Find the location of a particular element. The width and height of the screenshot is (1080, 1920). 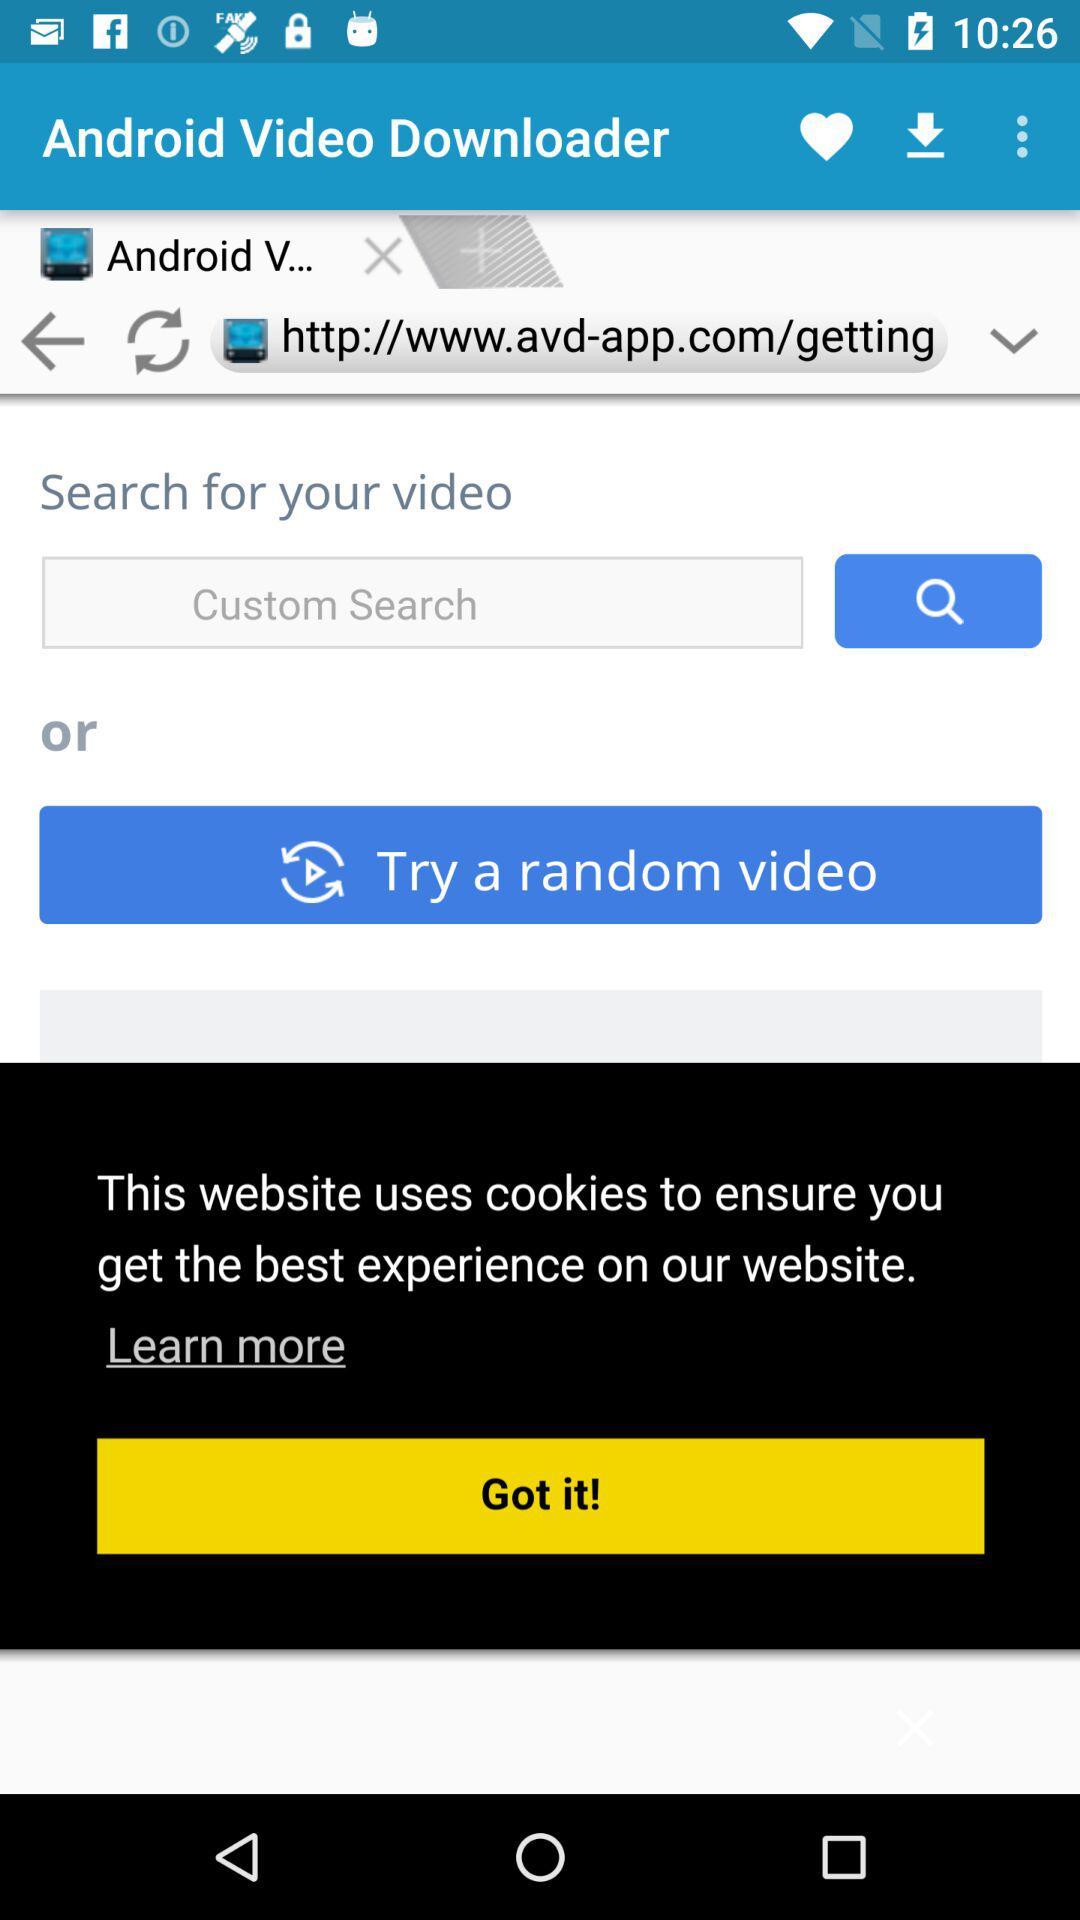

the close icon is located at coordinates (383, 251).